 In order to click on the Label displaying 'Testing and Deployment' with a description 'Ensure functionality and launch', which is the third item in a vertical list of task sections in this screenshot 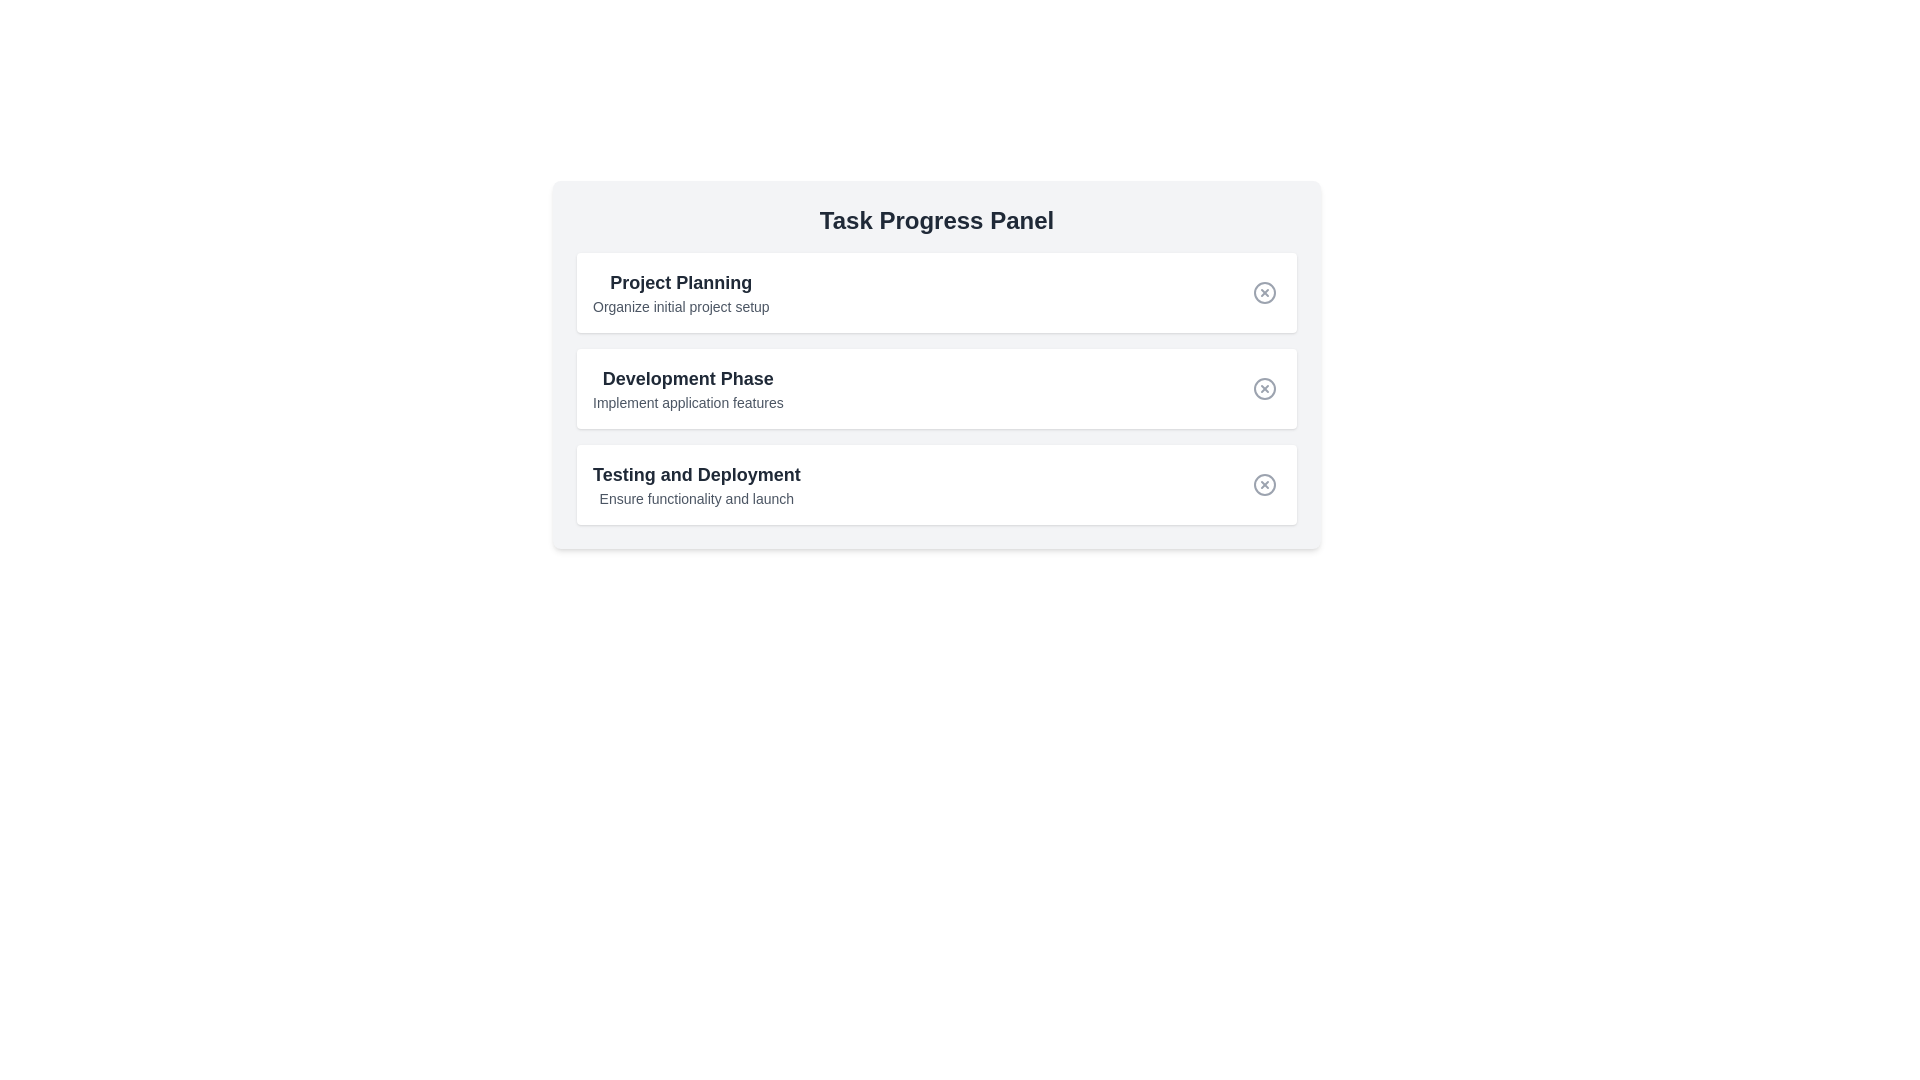, I will do `click(696, 485)`.